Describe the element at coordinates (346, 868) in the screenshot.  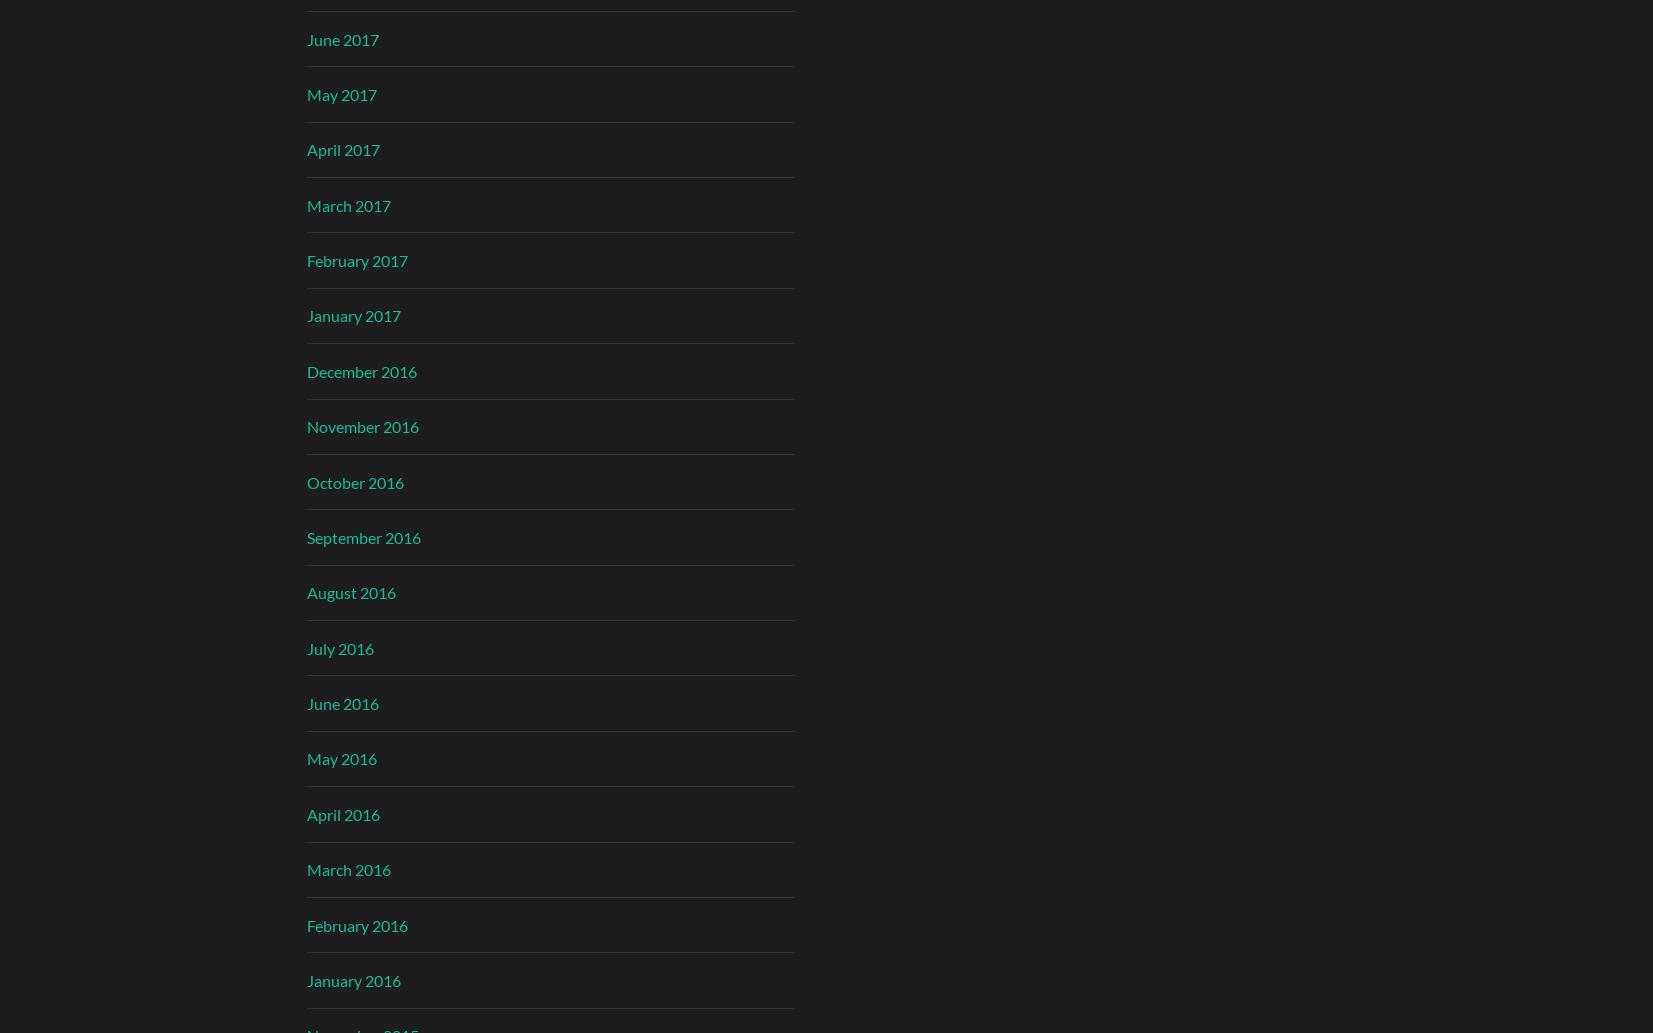
I see `'March 2016'` at that location.